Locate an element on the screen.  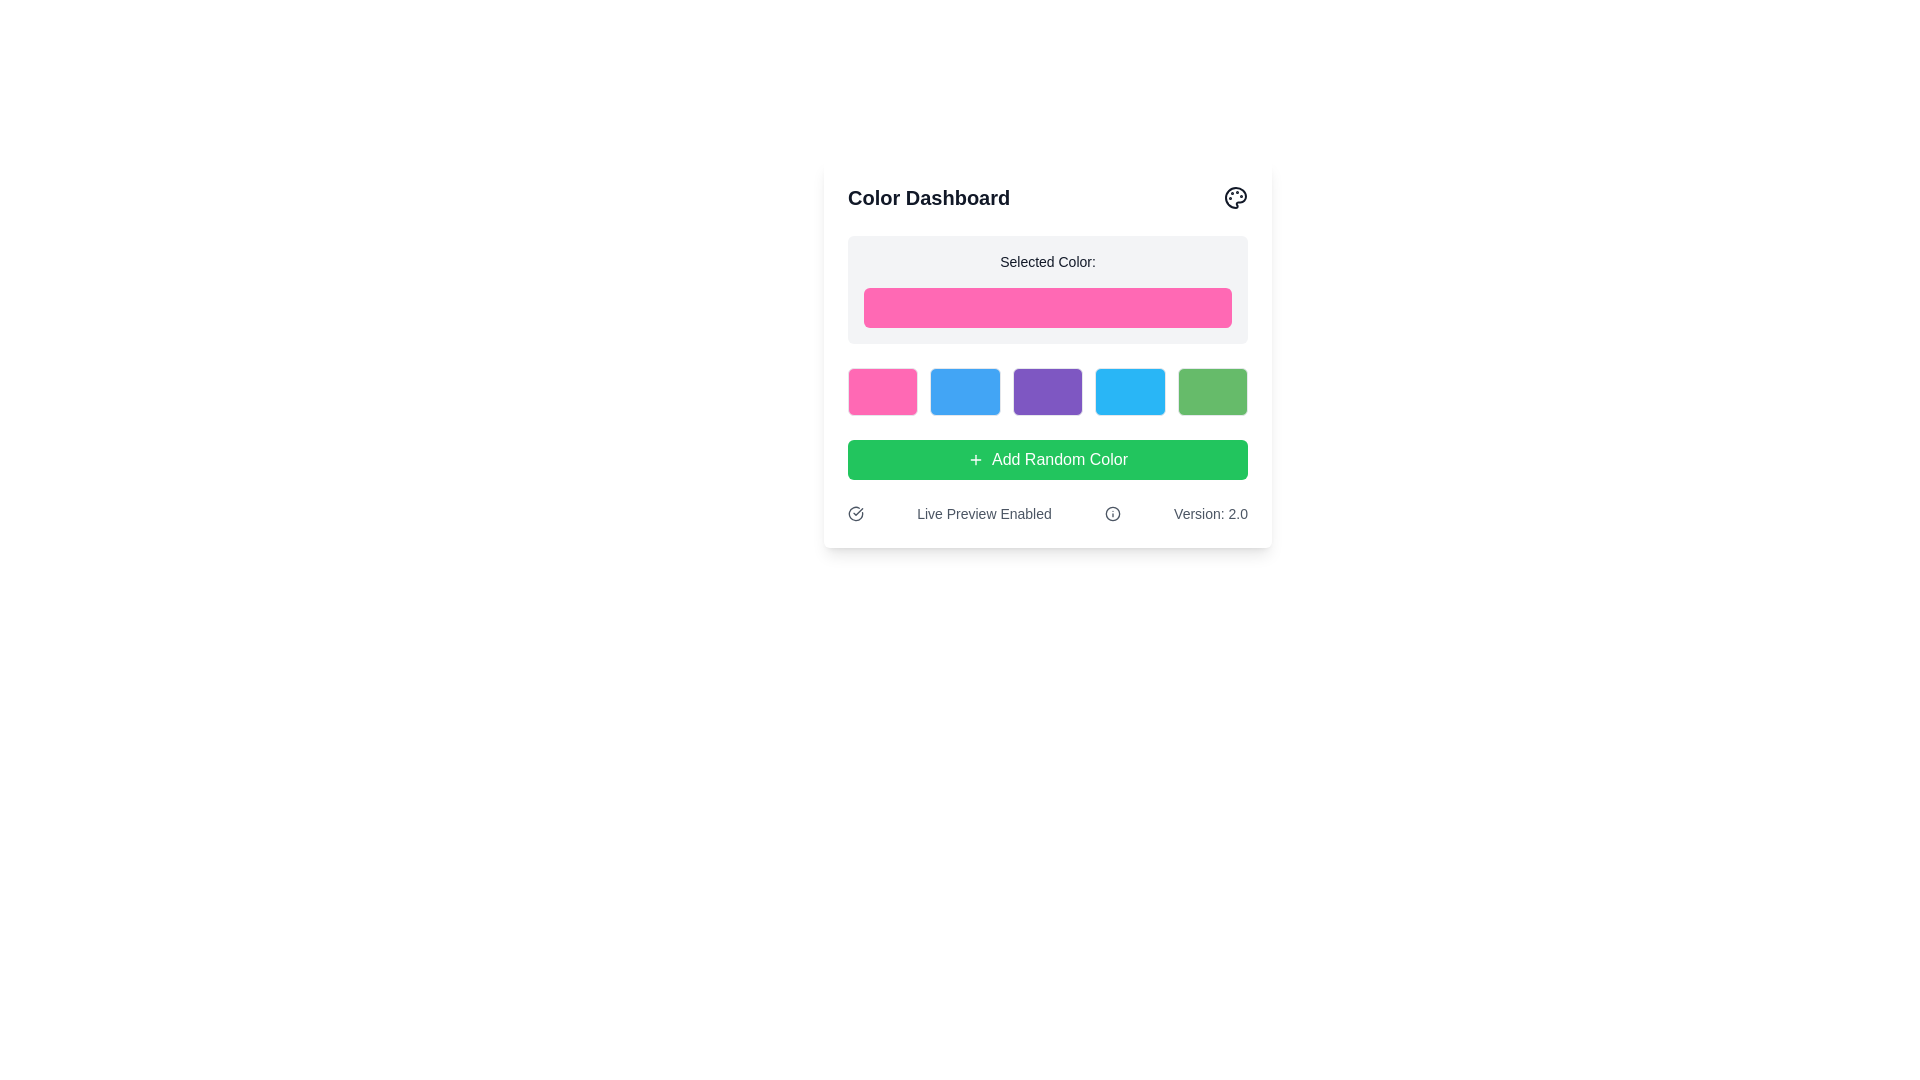
the 'Color Dashboard' text label, which is a bold and large header aligned at the top-left corner of its card, attracting attention as a section title is located at coordinates (928, 197).